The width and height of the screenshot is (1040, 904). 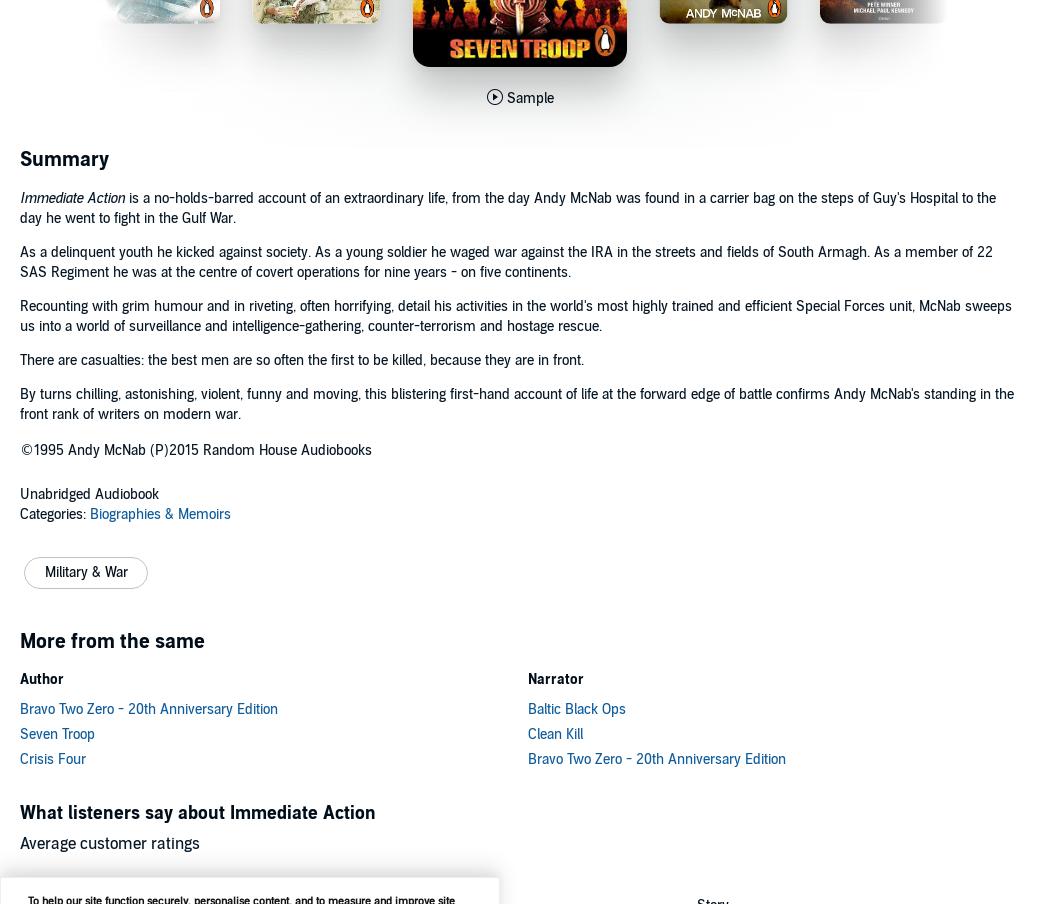 What do you see at coordinates (18, 261) in the screenshot?
I see `'As a delinquent youth he kicked against society. As a young soldier he waged war against the IRA in the streets and fields of South Armagh. As a member of 22 SAS Regiment he was at the centre of covert operations for nine years - on five continents.'` at bounding box center [18, 261].